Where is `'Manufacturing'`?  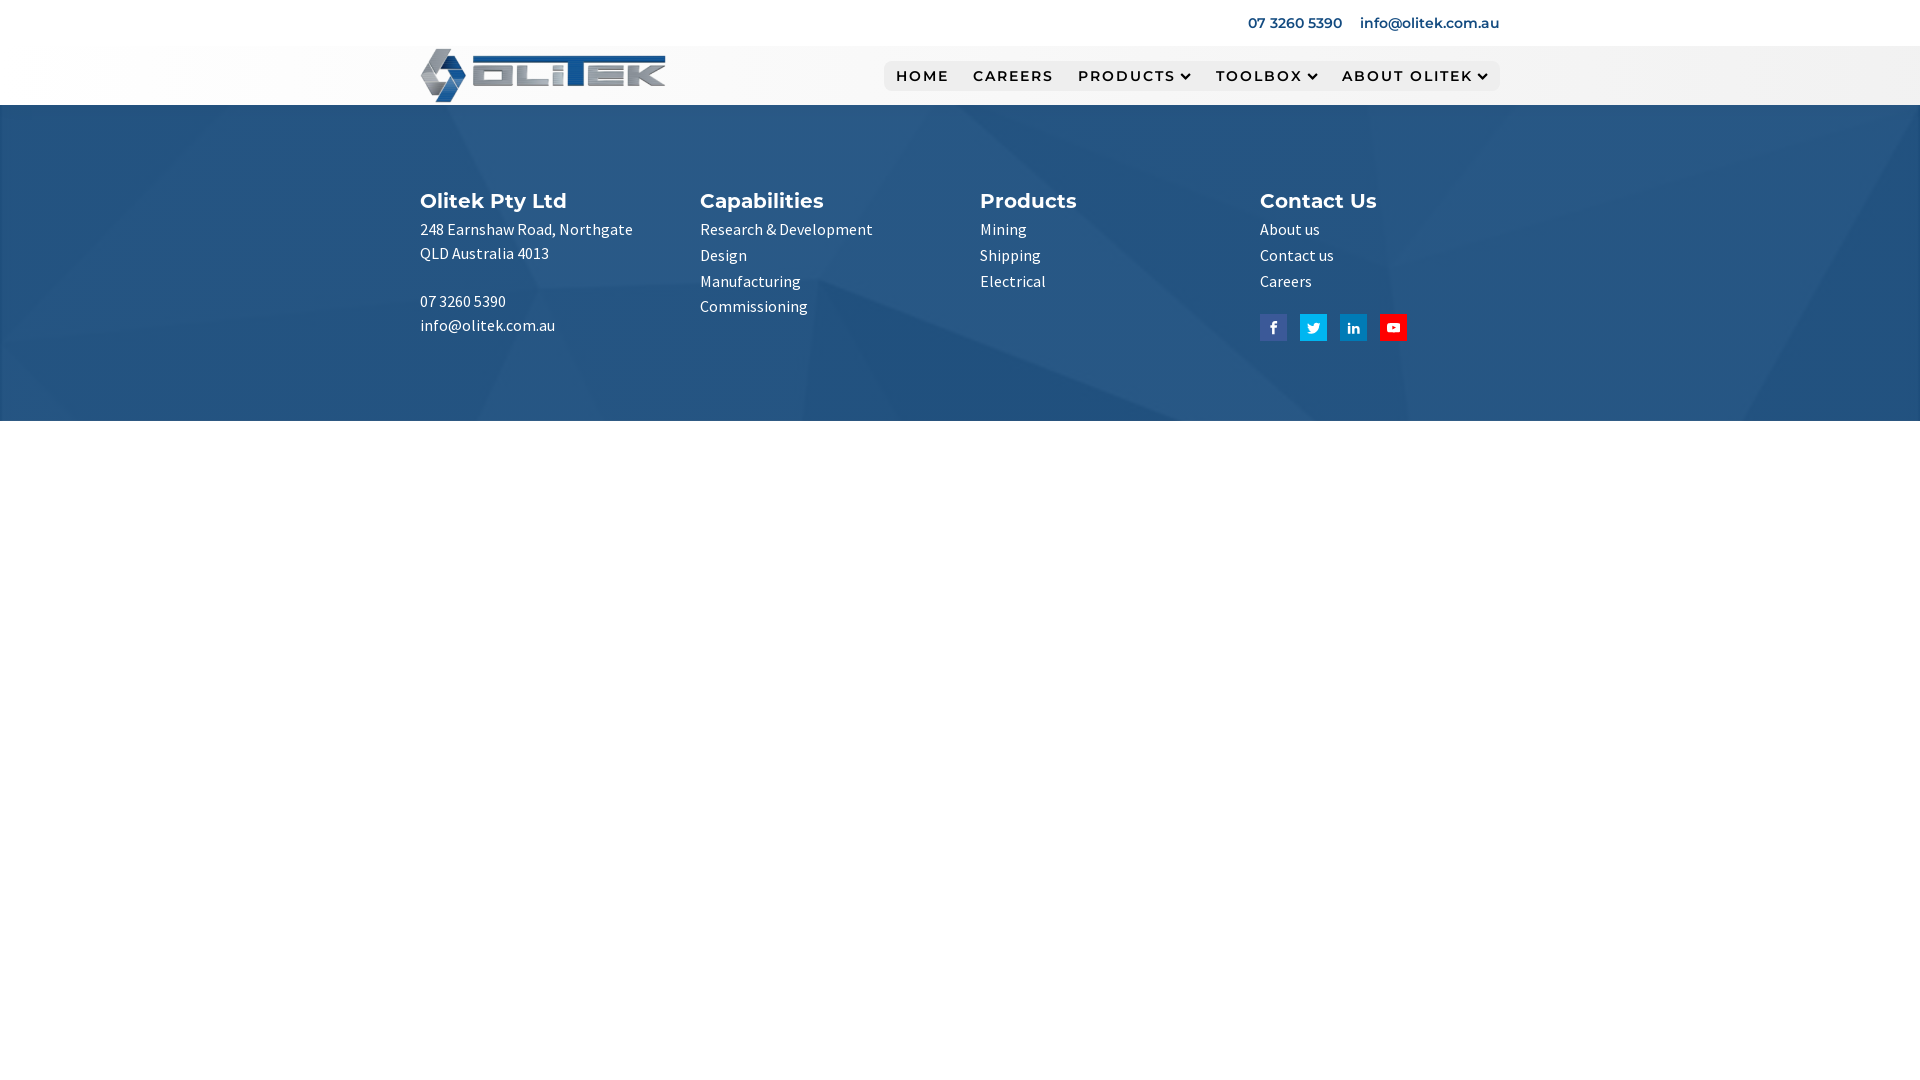
'Manufacturing' is located at coordinates (700, 281).